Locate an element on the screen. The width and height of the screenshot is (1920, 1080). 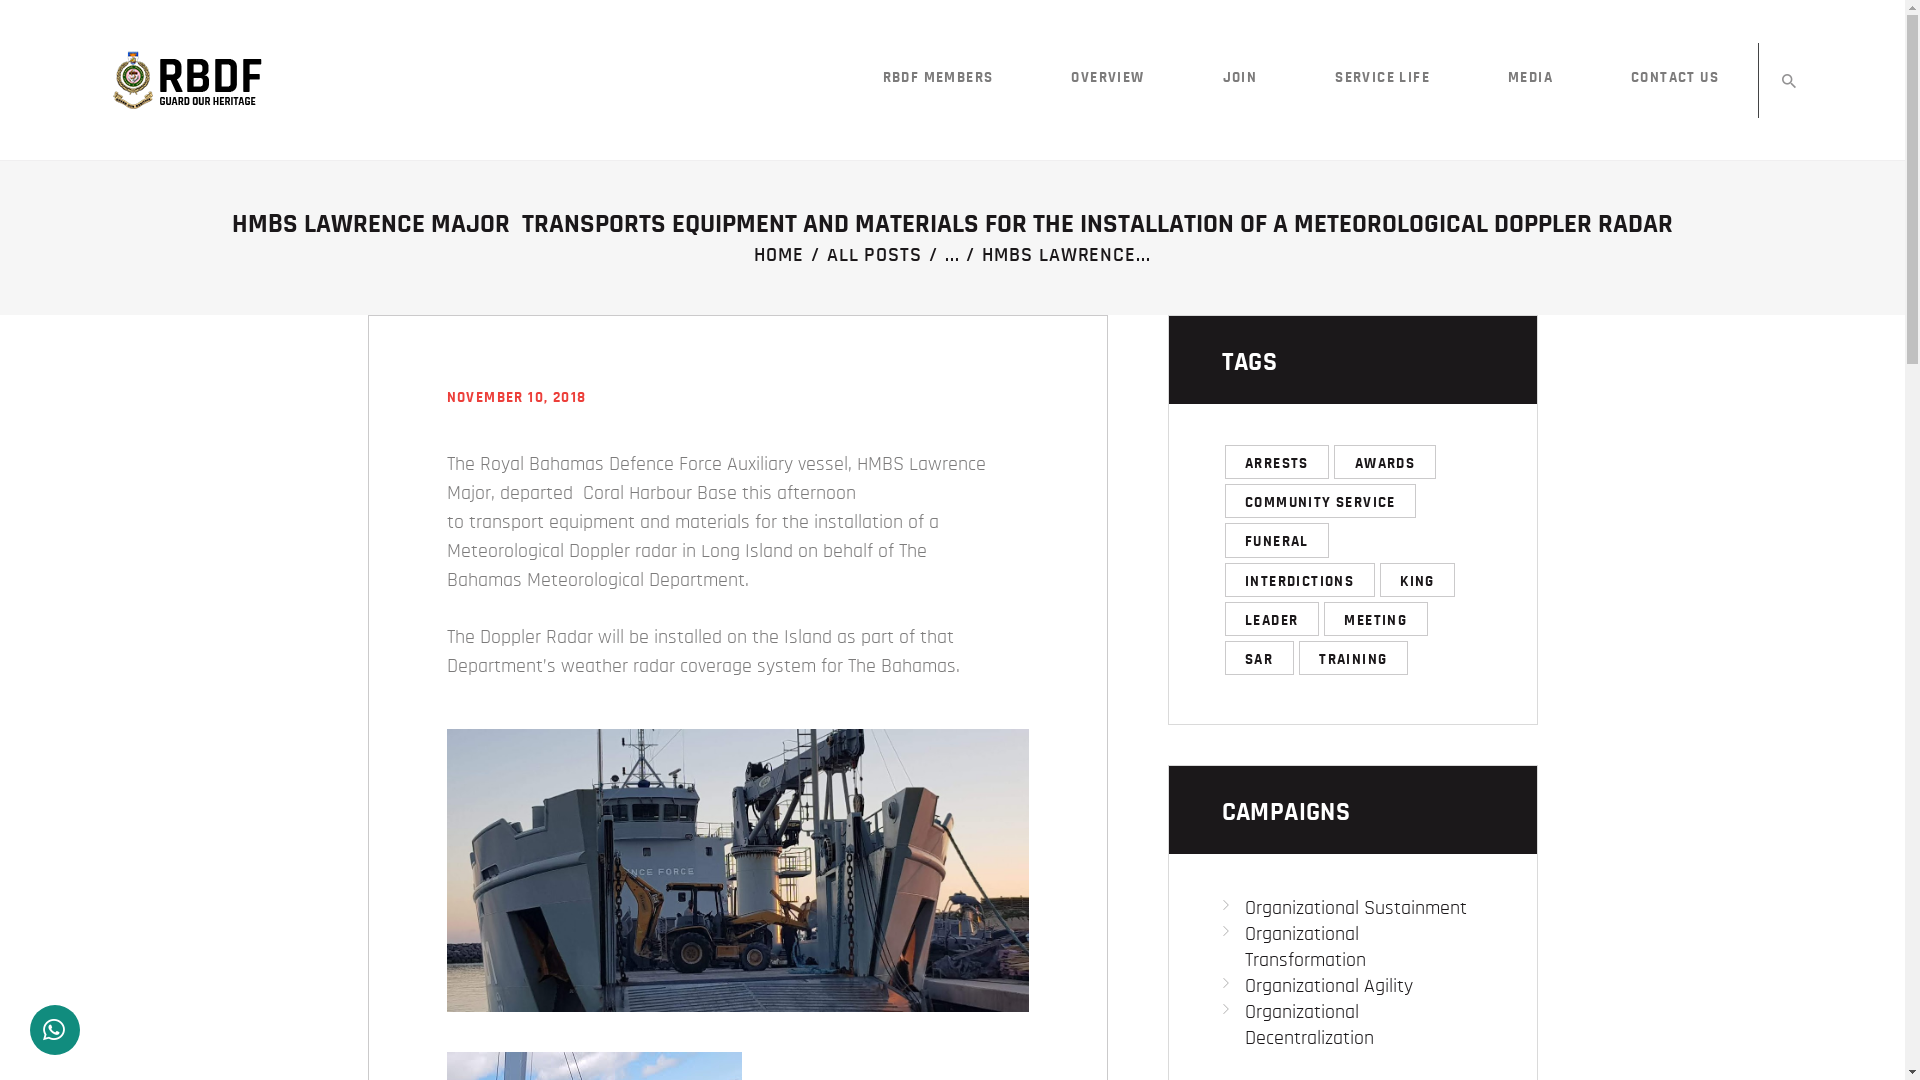
'COMMUNITY SERVICE' is located at coordinates (1320, 500).